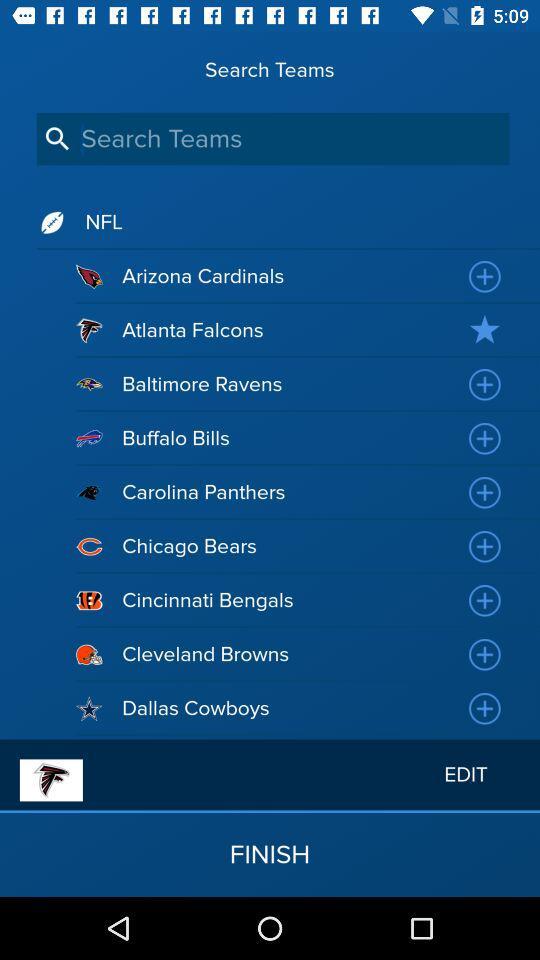  What do you see at coordinates (272, 138) in the screenshot?
I see `search bar` at bounding box center [272, 138].